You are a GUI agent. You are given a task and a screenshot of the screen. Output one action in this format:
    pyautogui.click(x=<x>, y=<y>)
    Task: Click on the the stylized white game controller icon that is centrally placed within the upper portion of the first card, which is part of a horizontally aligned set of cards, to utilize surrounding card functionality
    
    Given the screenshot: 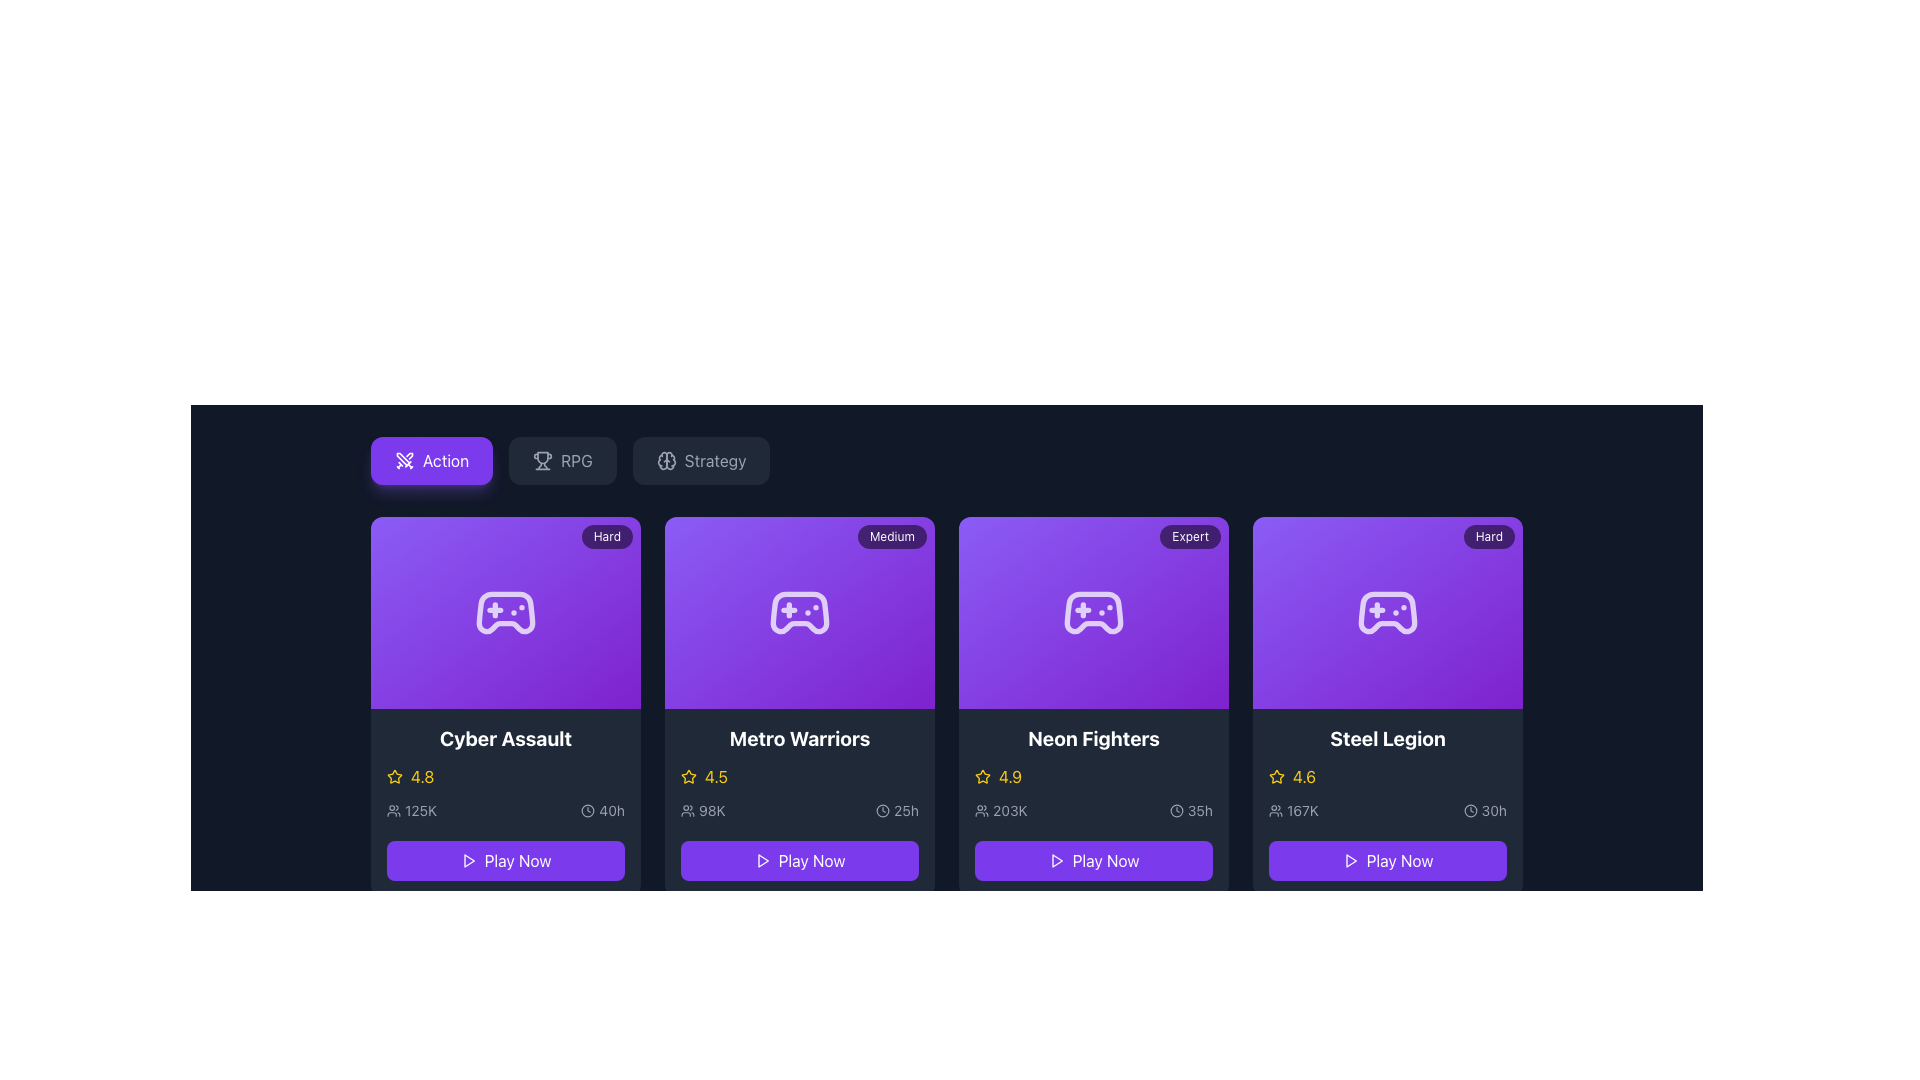 What is the action you would take?
    pyautogui.click(x=505, y=612)
    